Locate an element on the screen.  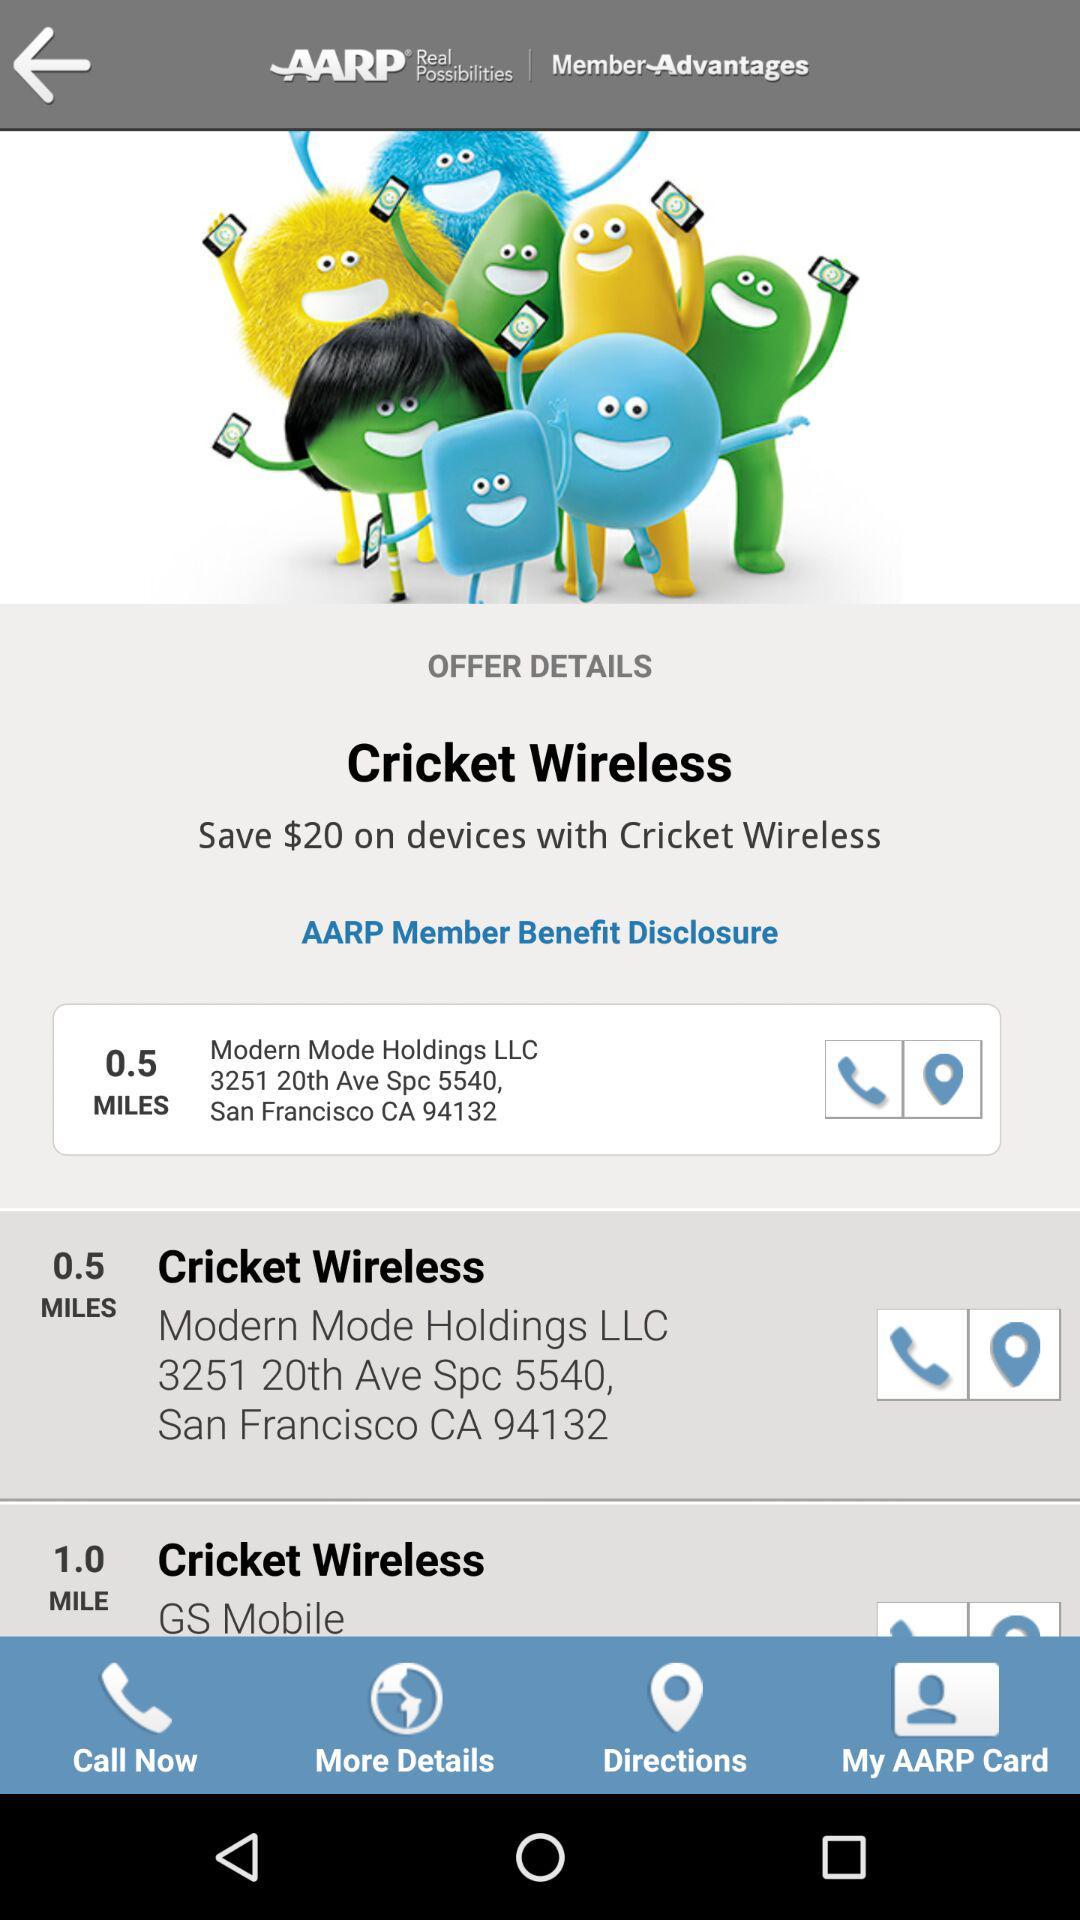
the call icon is located at coordinates (863, 1155).